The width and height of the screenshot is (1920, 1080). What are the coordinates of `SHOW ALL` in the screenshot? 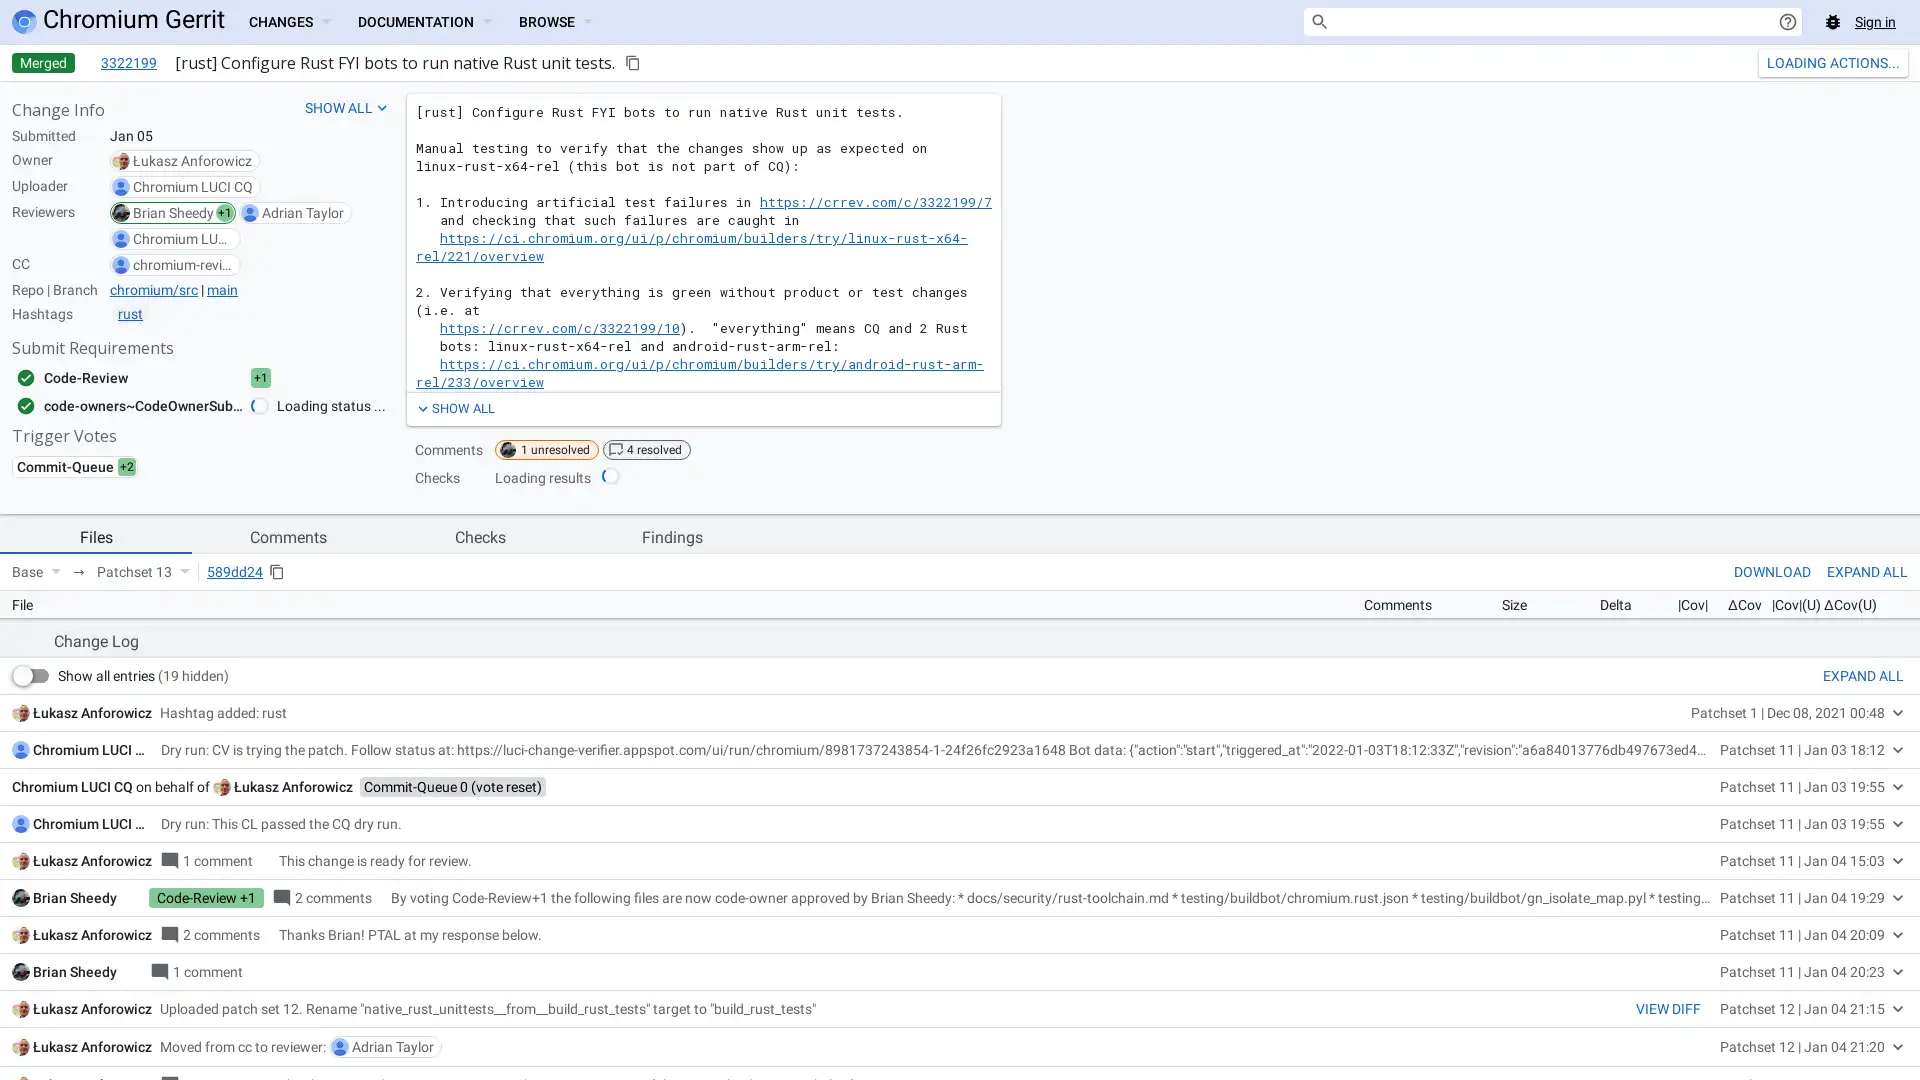 It's located at (453, 407).